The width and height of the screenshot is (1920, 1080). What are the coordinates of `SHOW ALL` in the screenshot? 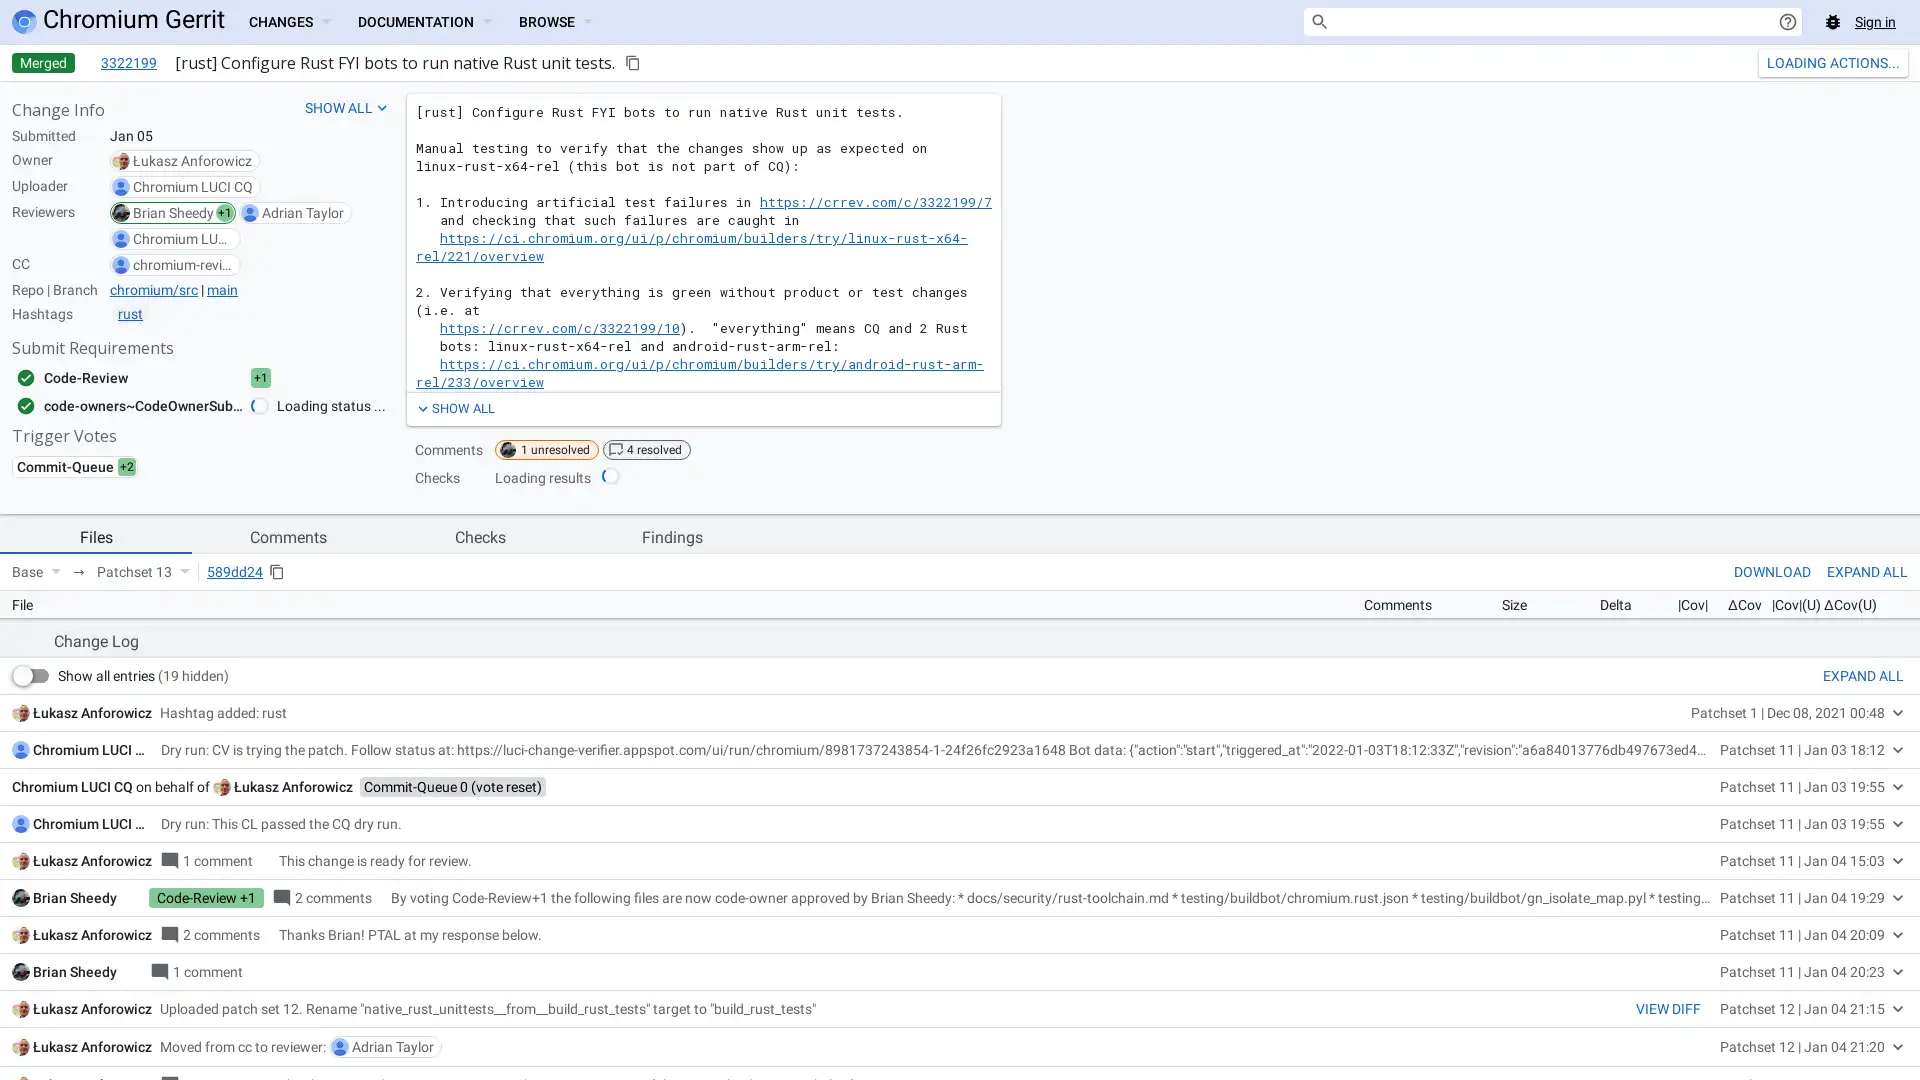 It's located at (453, 407).